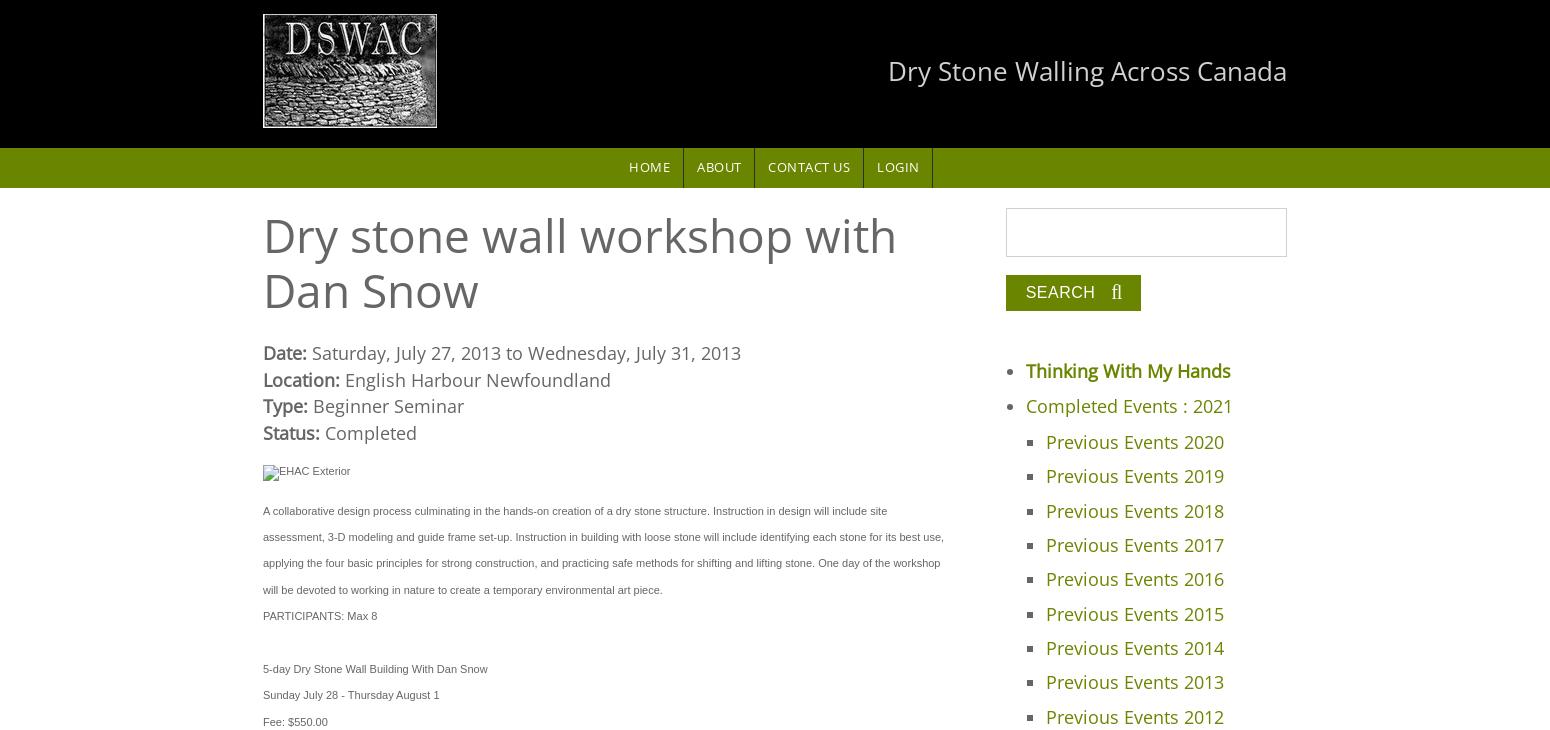 The width and height of the screenshot is (1550, 730). I want to click on 'Previous Events 2019', so click(1045, 475).